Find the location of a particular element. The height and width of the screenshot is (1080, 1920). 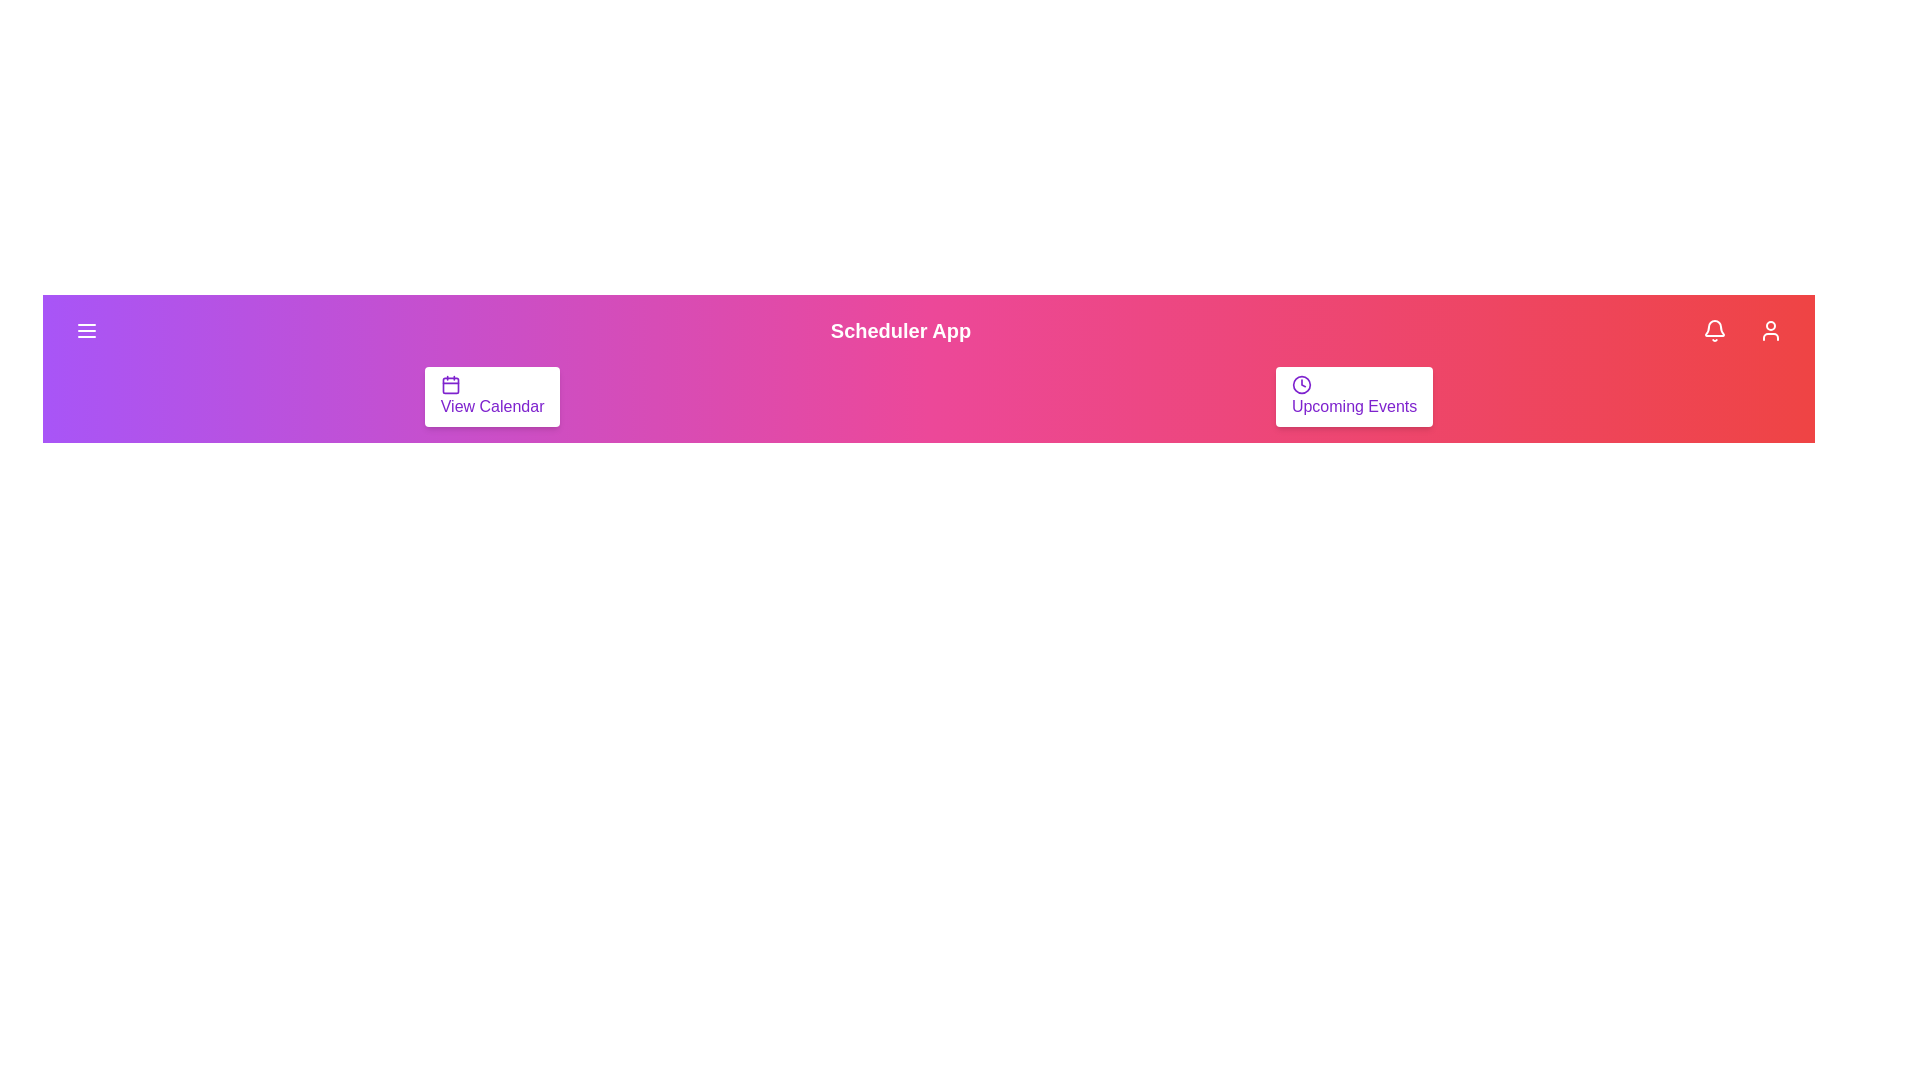

the notification bell icon to view notifications is located at coordinates (1713, 330).